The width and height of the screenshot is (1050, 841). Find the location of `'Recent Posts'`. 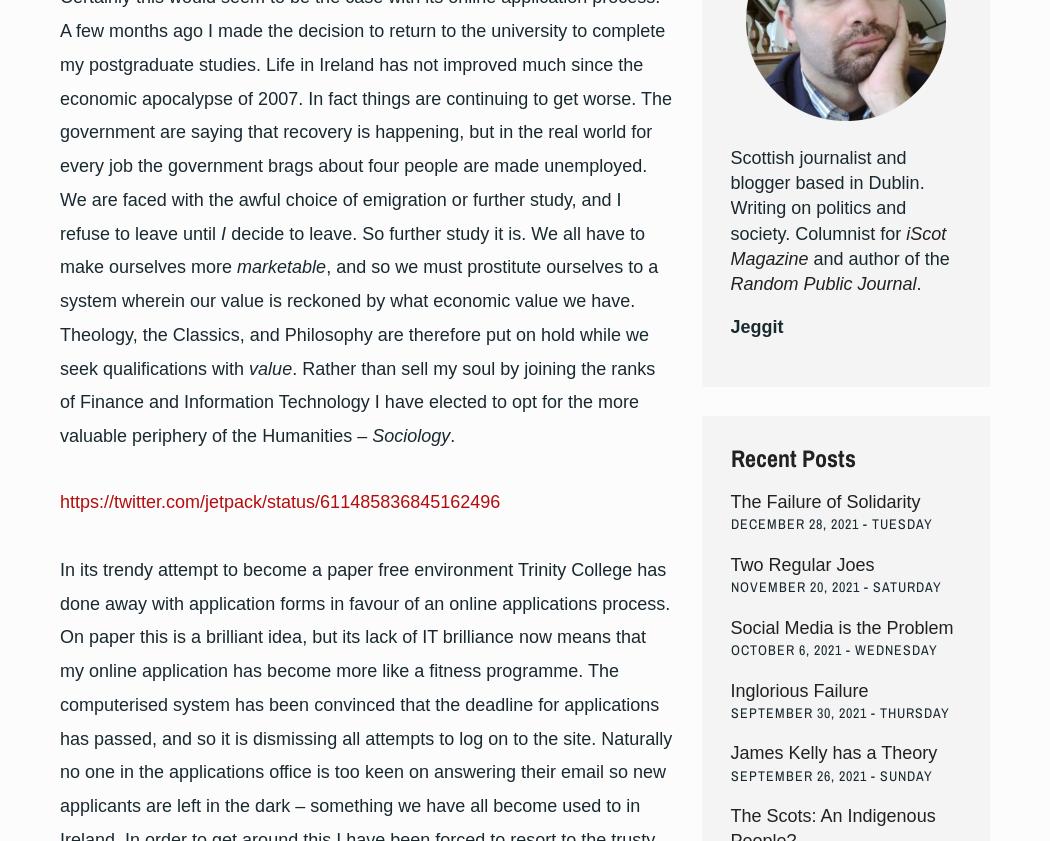

'Recent Posts' is located at coordinates (791, 456).